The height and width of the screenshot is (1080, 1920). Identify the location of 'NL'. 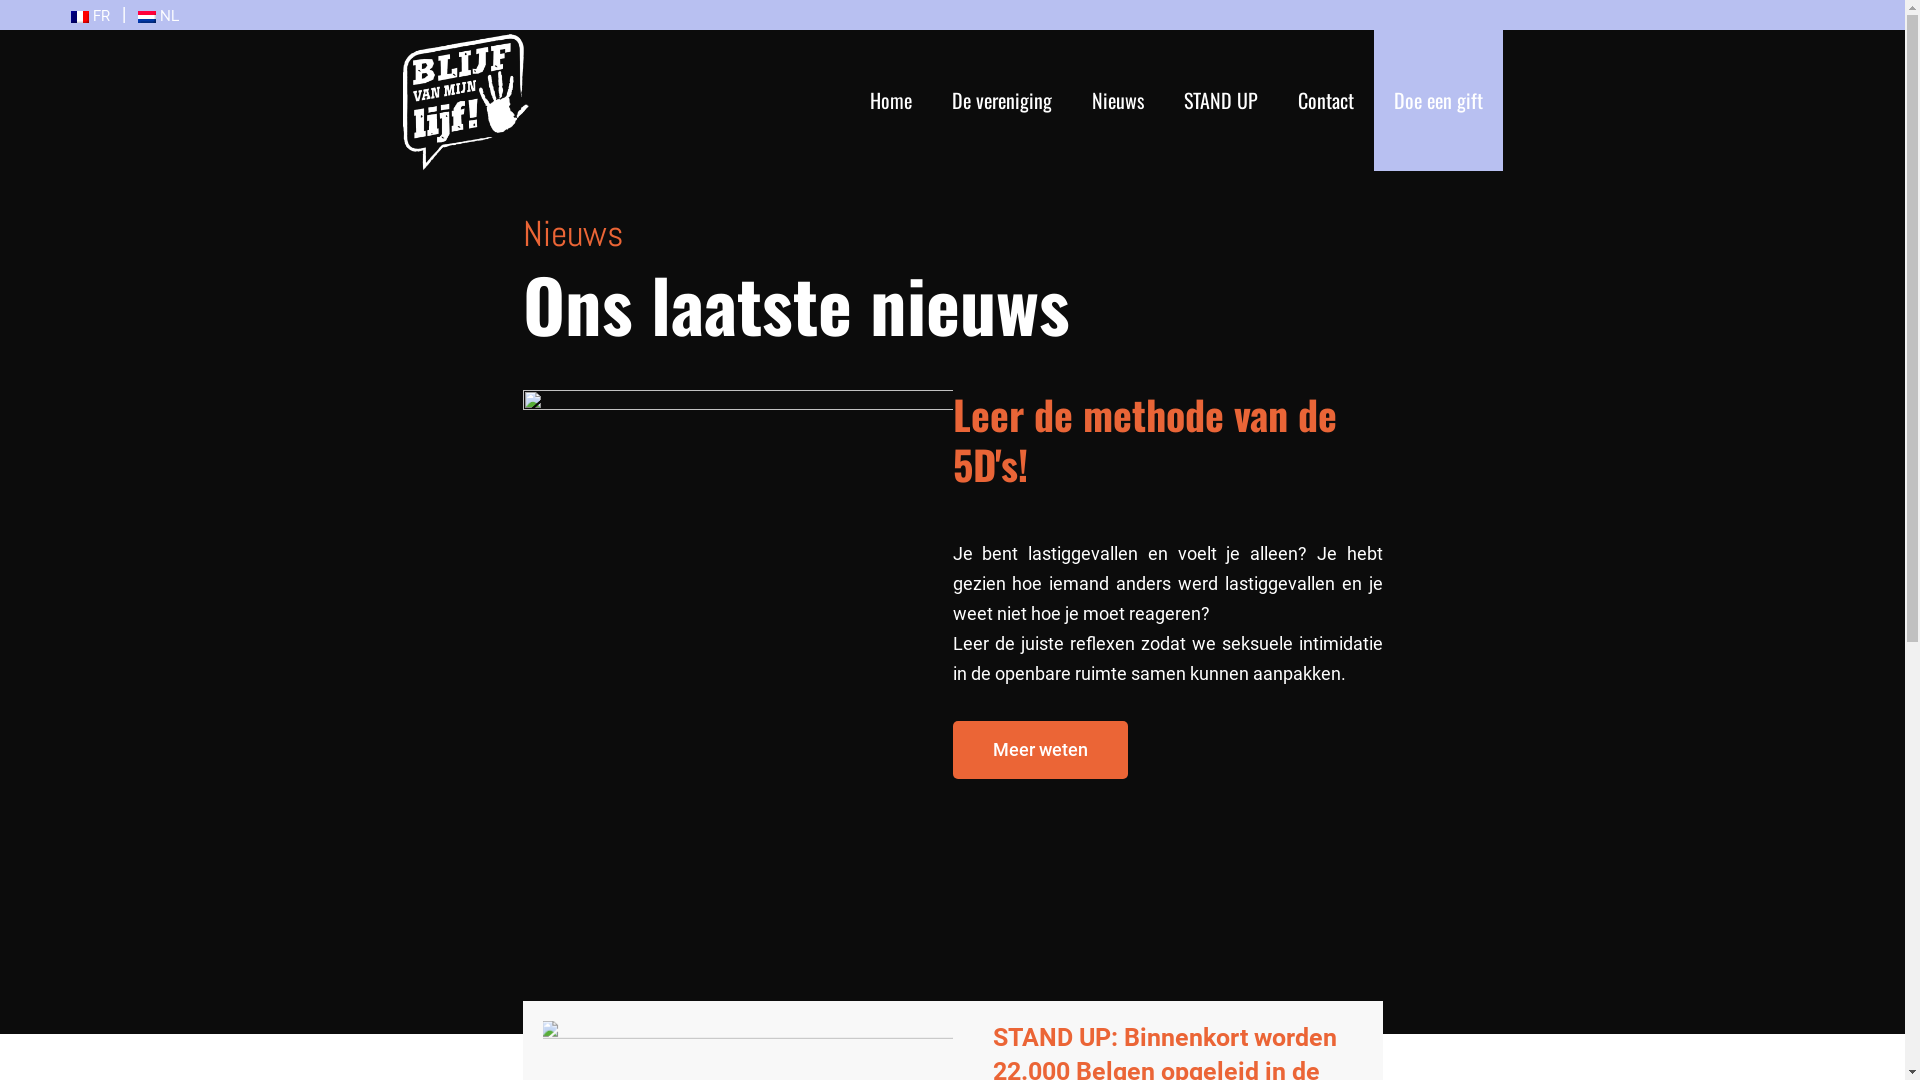
(157, 15).